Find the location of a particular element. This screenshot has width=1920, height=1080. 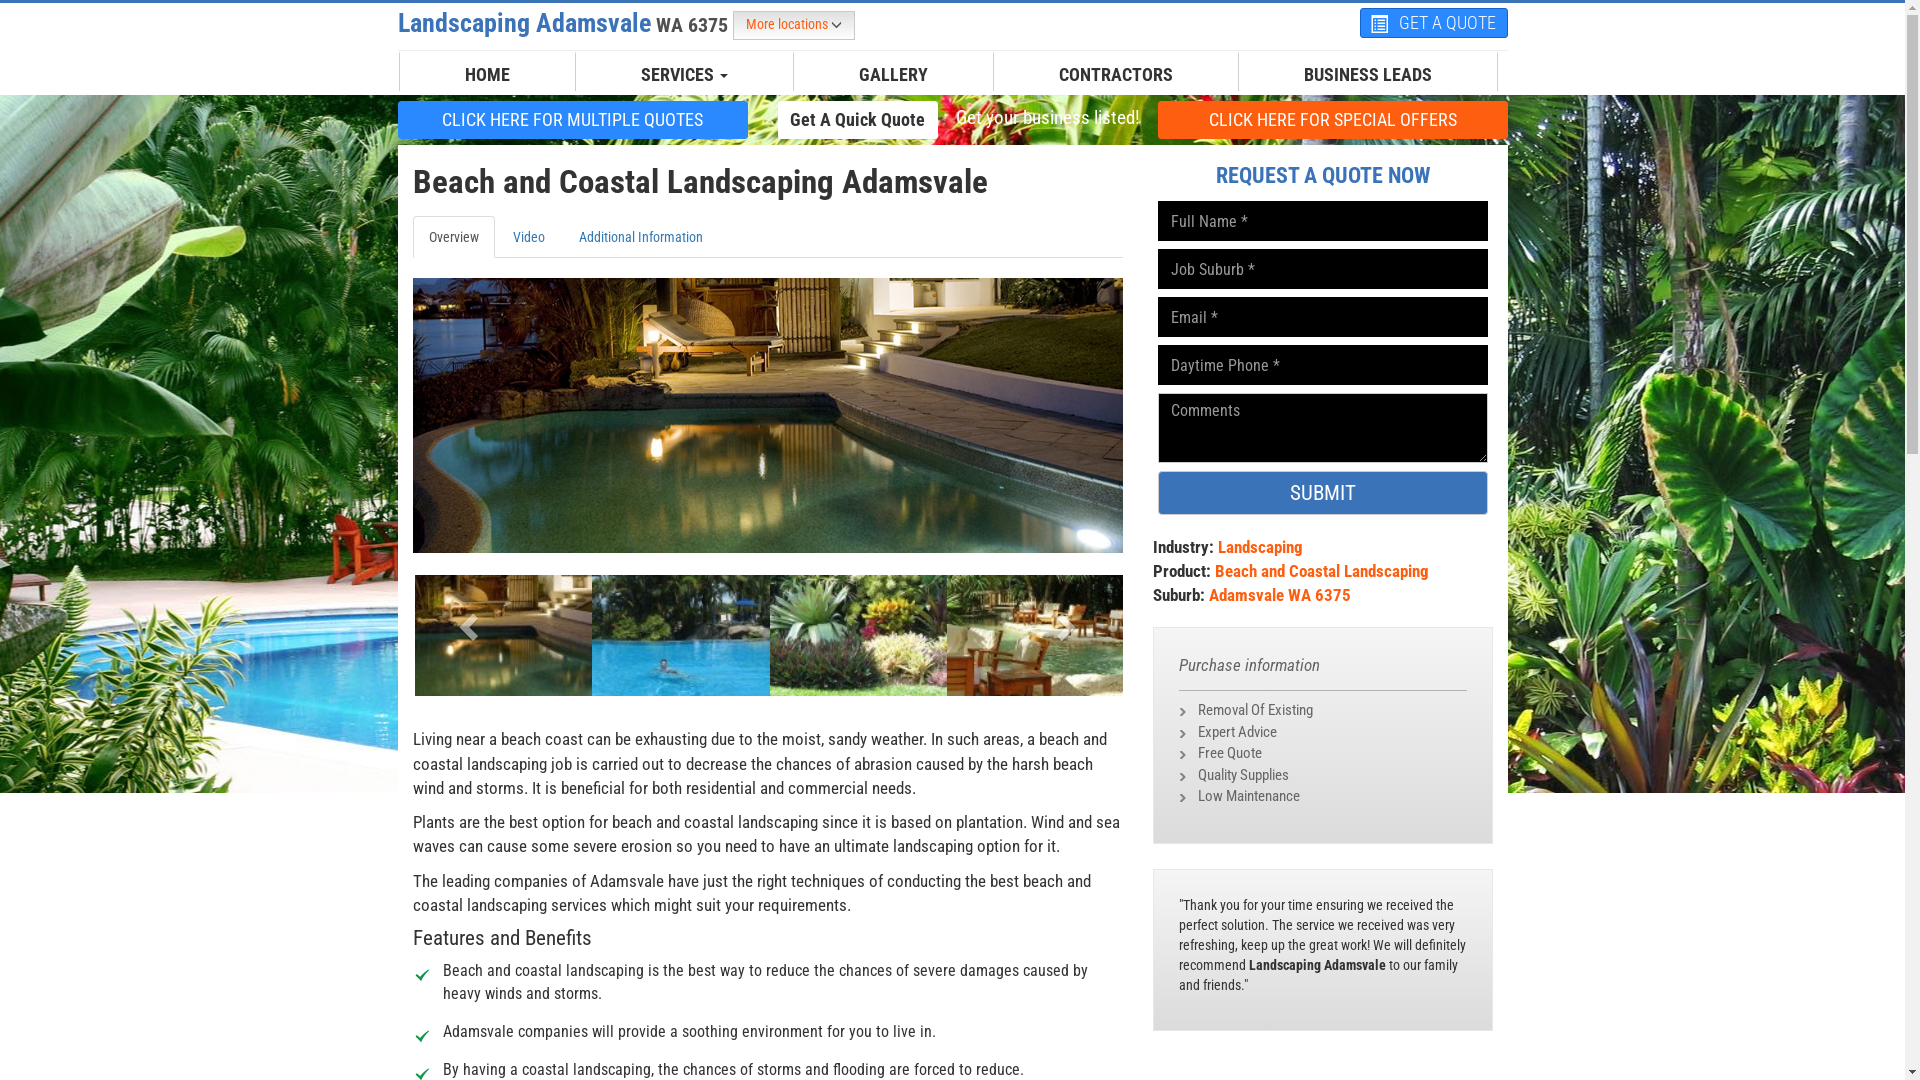

'Video' is located at coordinates (528, 235).